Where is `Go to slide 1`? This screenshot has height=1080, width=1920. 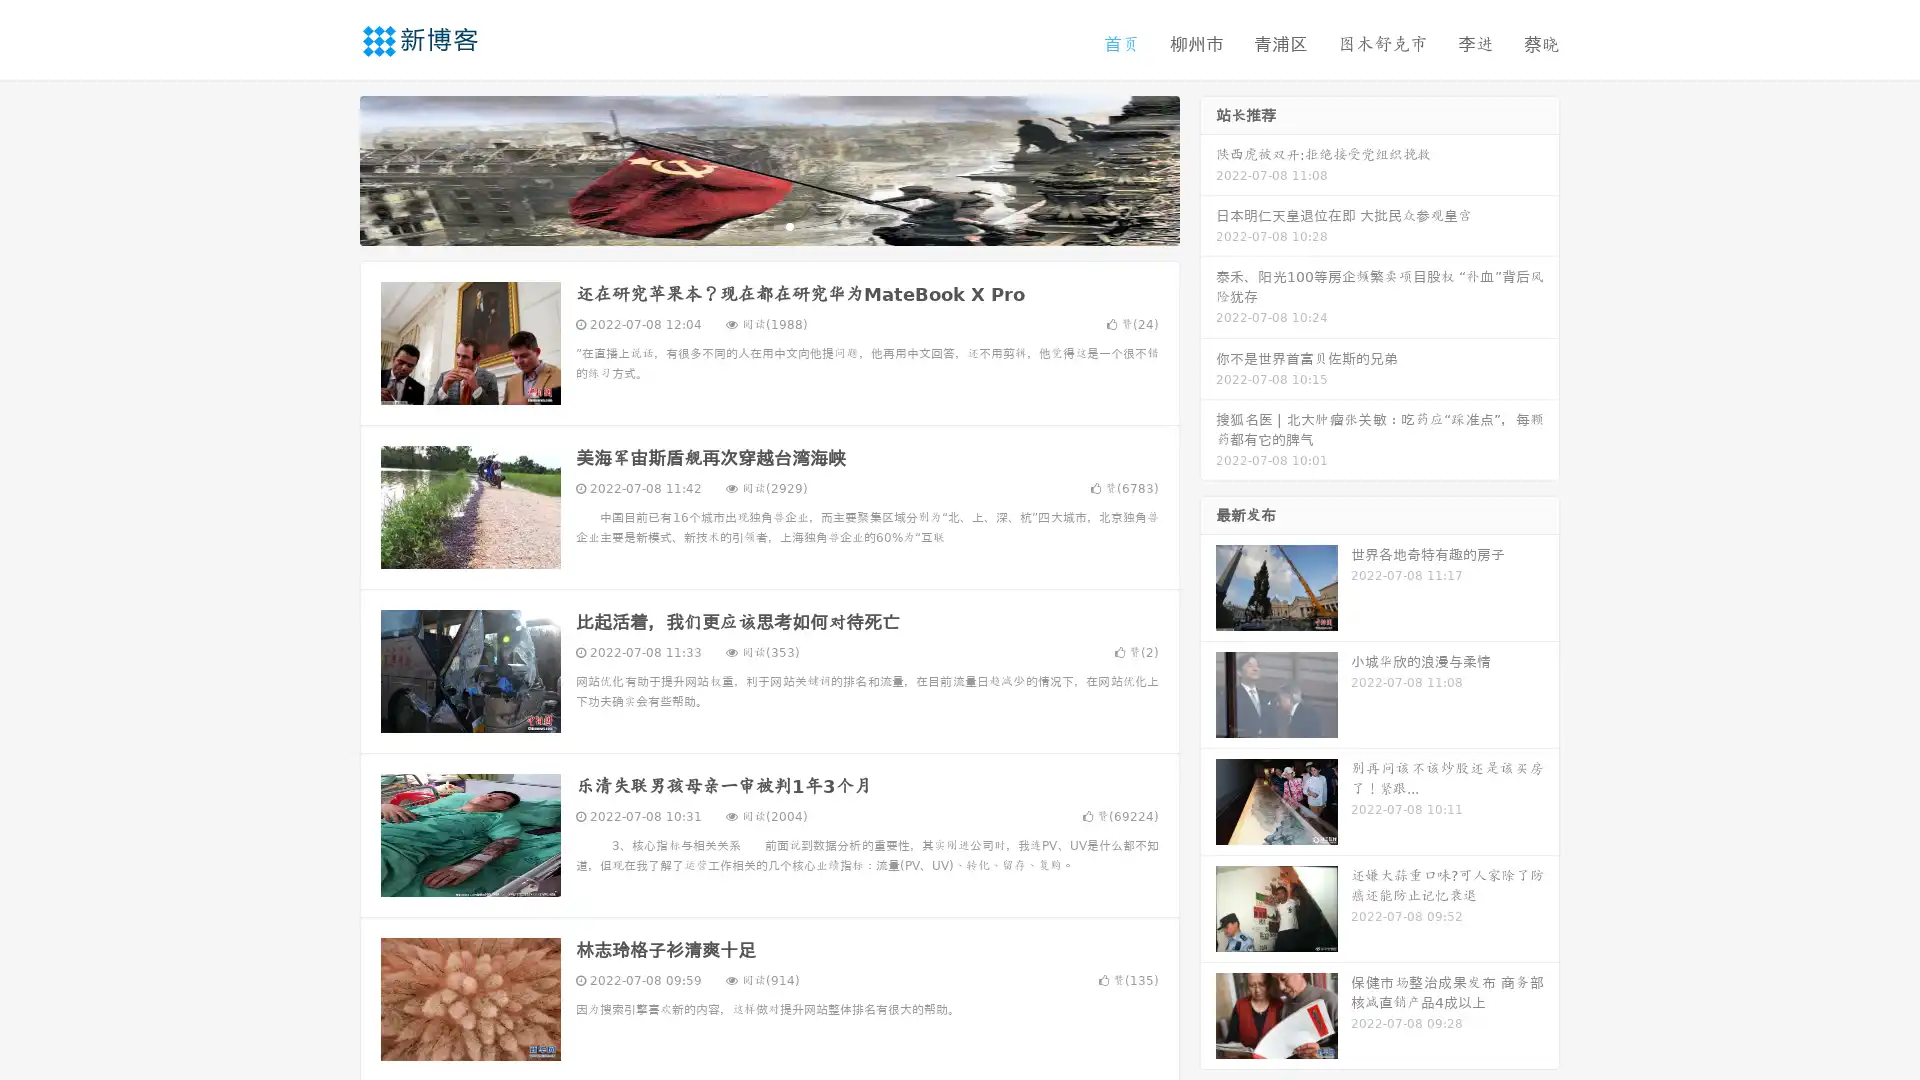 Go to slide 1 is located at coordinates (748, 225).